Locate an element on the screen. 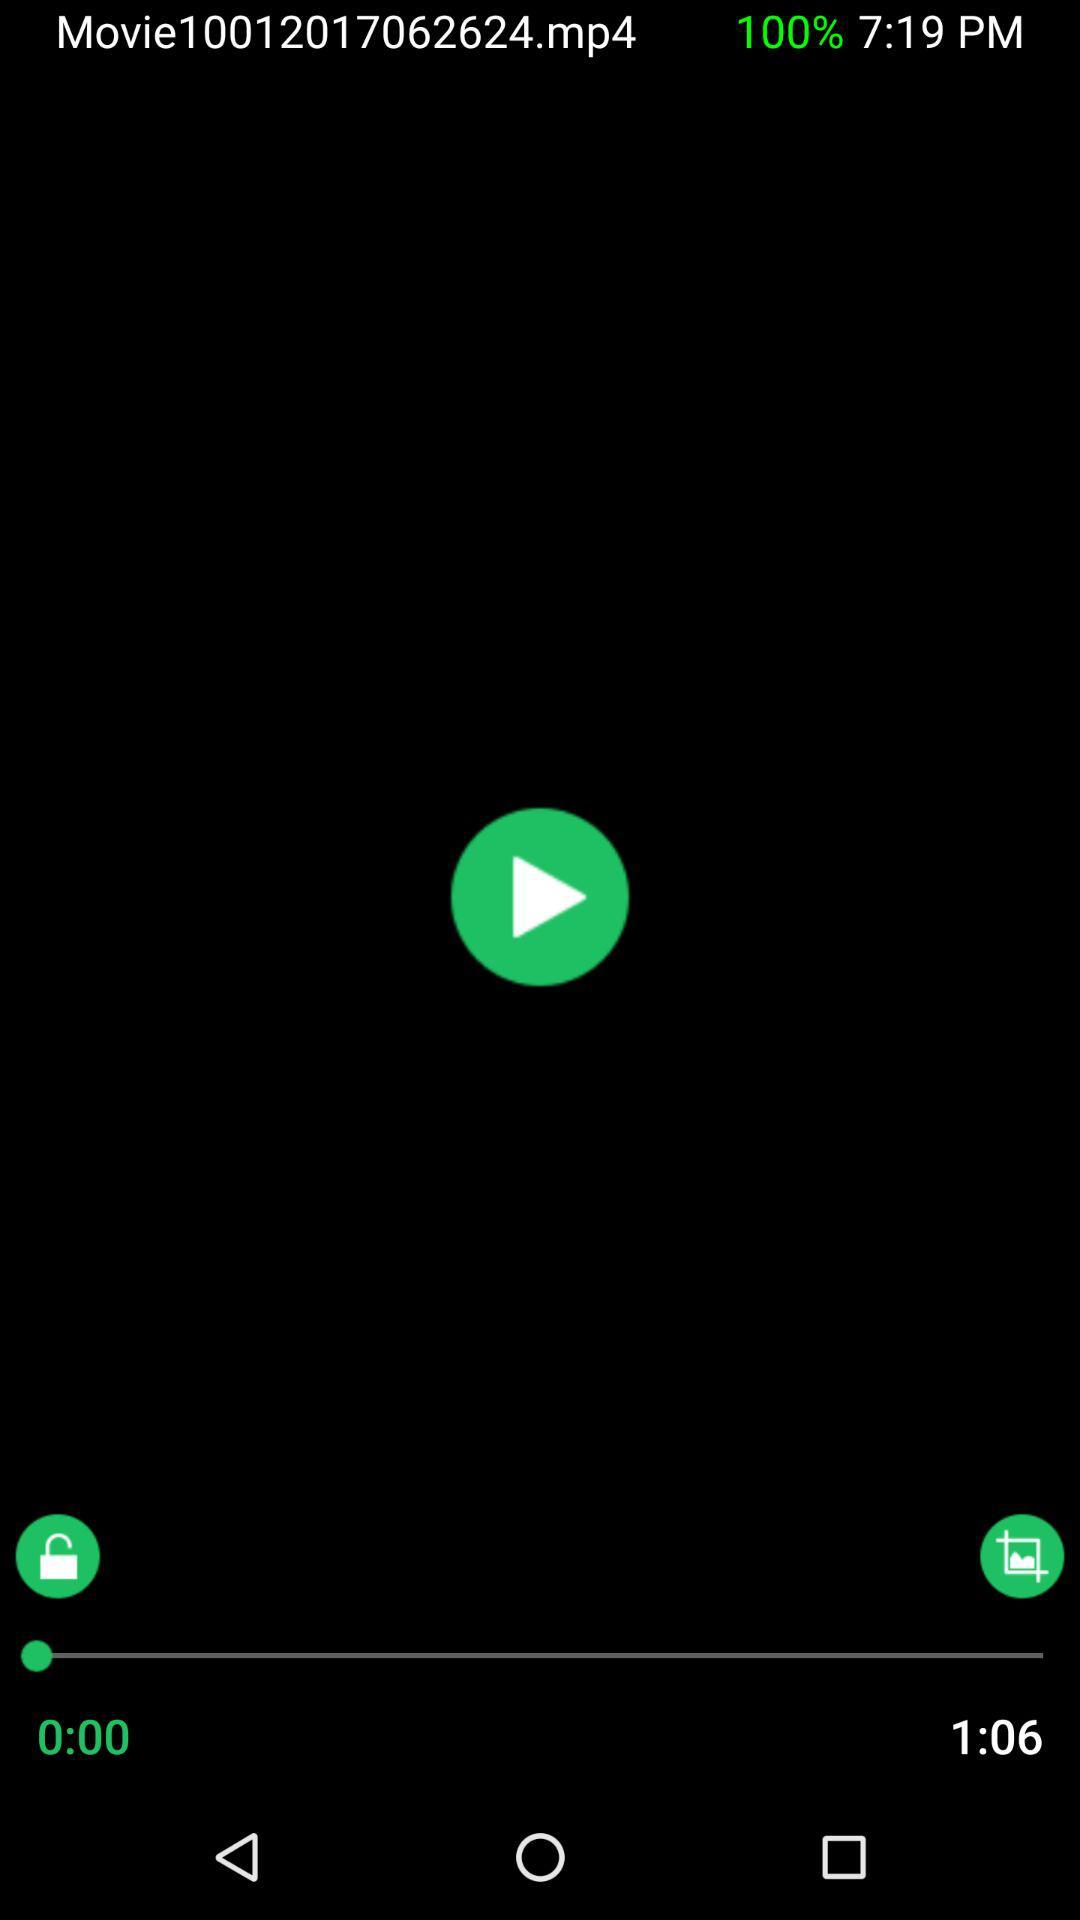  change video rotation is located at coordinates (1022, 1555).